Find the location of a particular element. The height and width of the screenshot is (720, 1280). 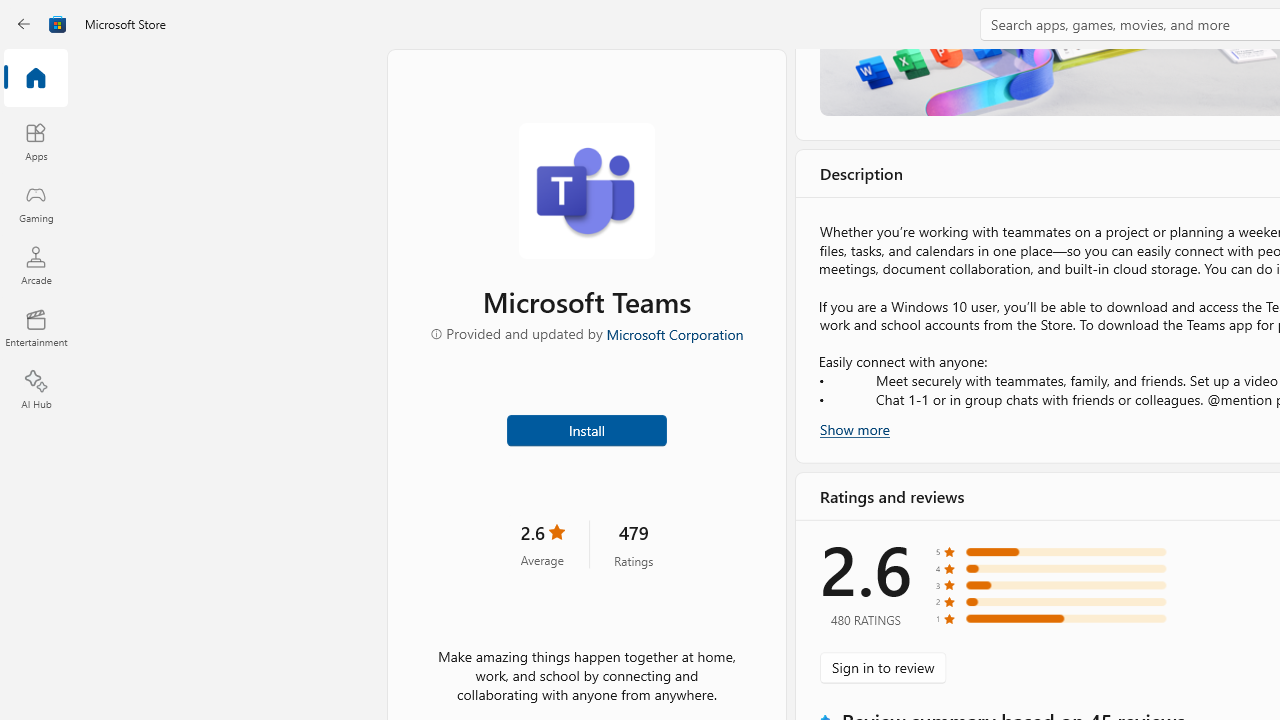

'Gaming' is located at coordinates (35, 203).